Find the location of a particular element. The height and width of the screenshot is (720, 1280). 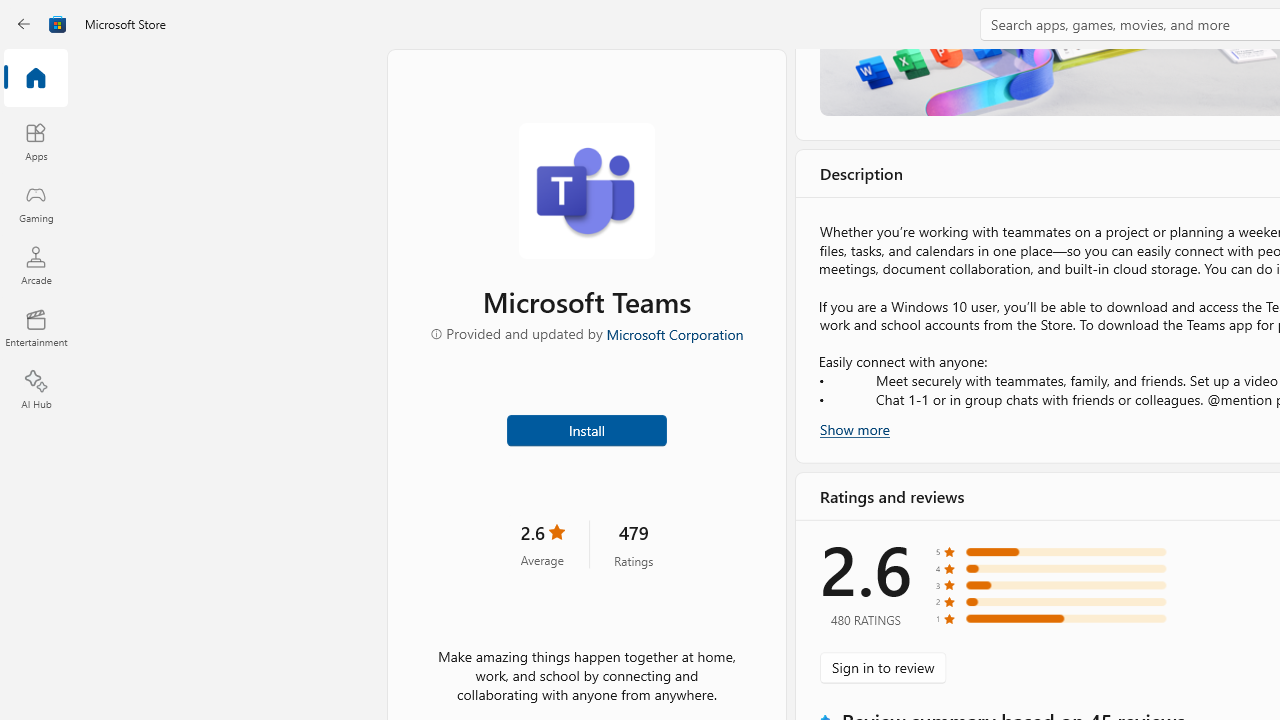

'Gaming' is located at coordinates (35, 203).